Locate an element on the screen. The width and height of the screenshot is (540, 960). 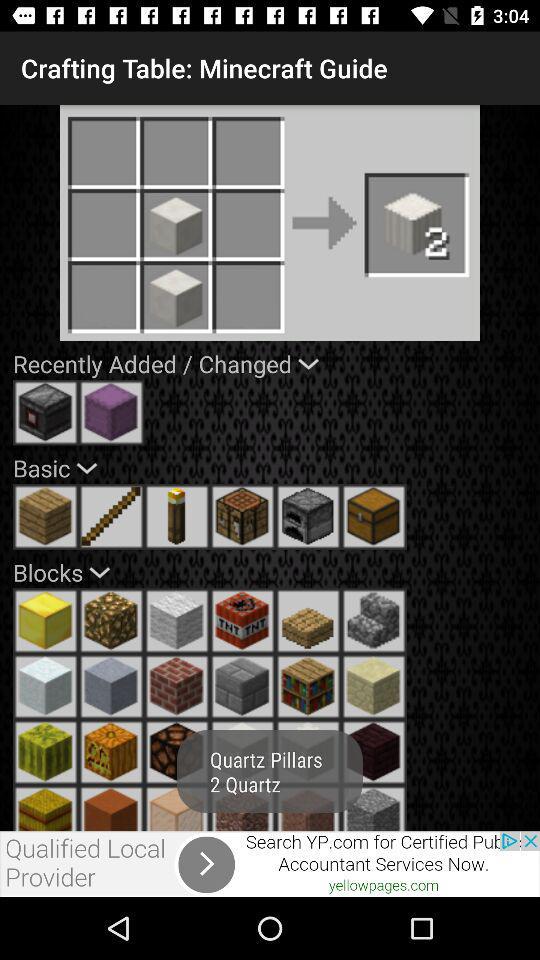
pick the option is located at coordinates (111, 515).